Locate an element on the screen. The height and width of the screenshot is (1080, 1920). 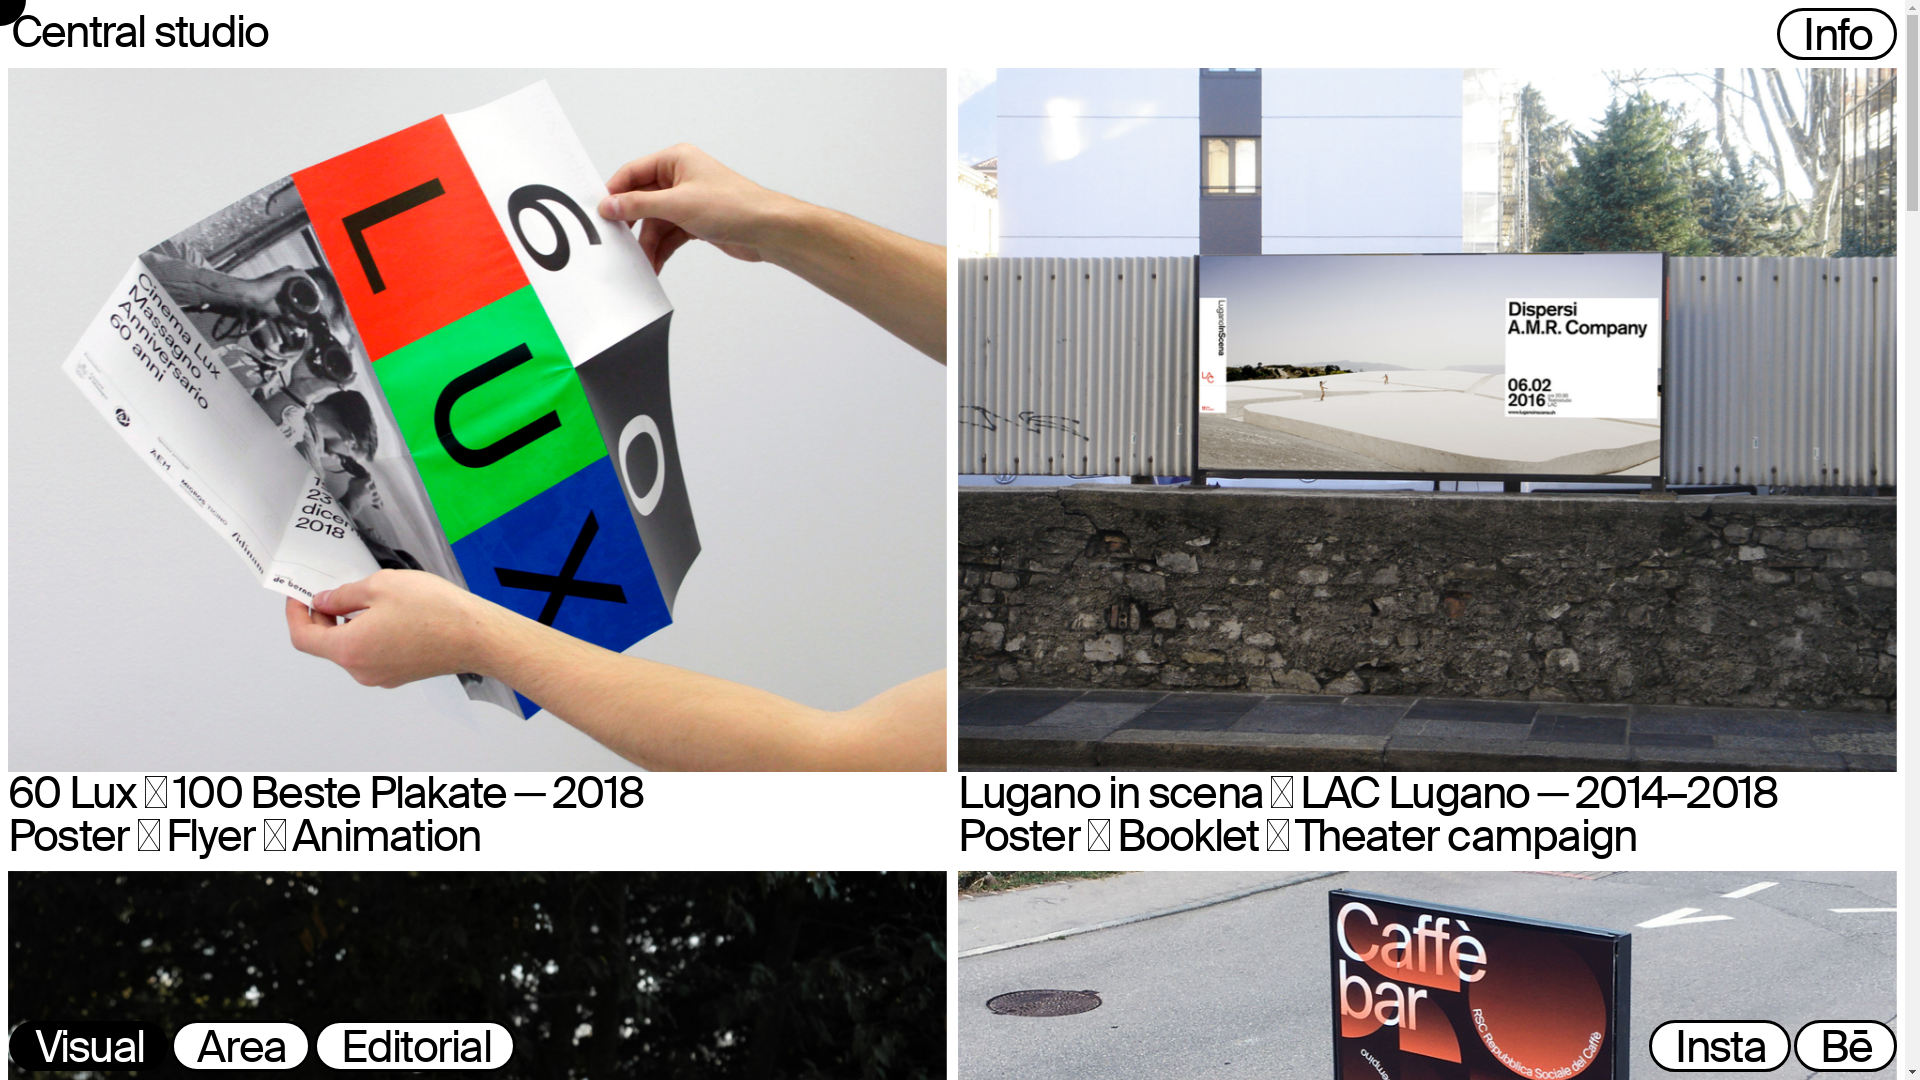
'Info' is located at coordinates (1837, 37).